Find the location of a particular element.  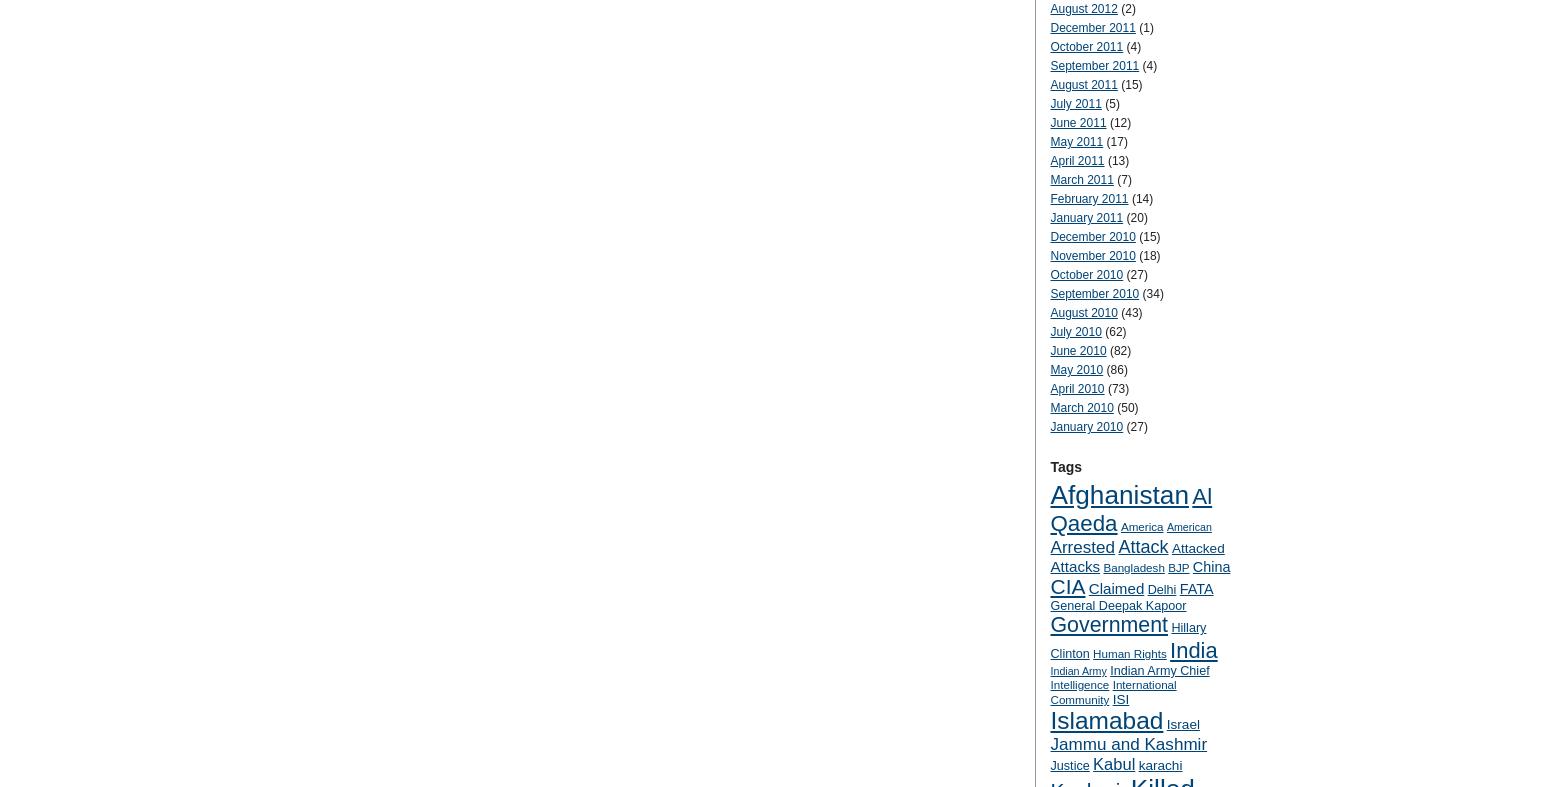

'Government' is located at coordinates (1108, 624).